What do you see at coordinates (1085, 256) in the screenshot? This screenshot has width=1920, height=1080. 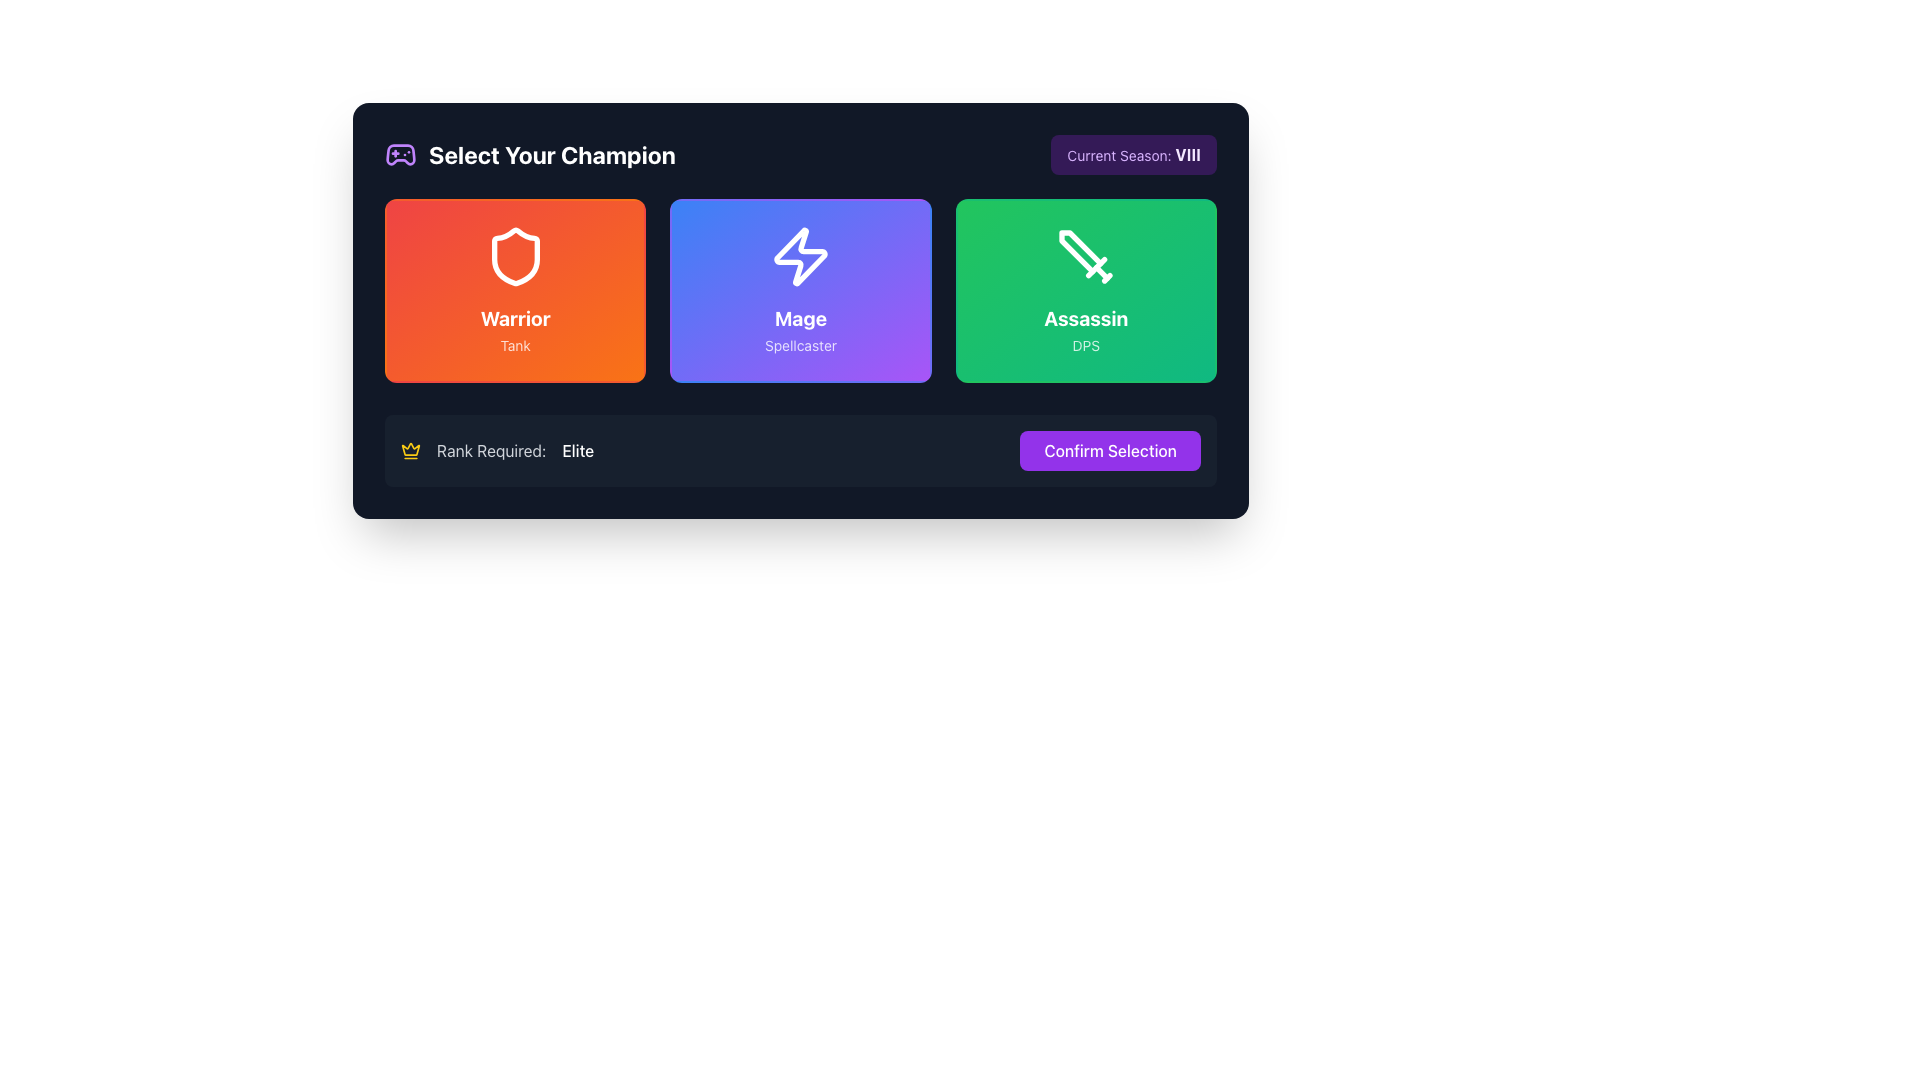 I see `the white sword icon displayed against a green rectangular background, which is associated with weapons or combat, located in the rightmost column labeled 'Assassin' and 'DPS'` at bounding box center [1085, 256].